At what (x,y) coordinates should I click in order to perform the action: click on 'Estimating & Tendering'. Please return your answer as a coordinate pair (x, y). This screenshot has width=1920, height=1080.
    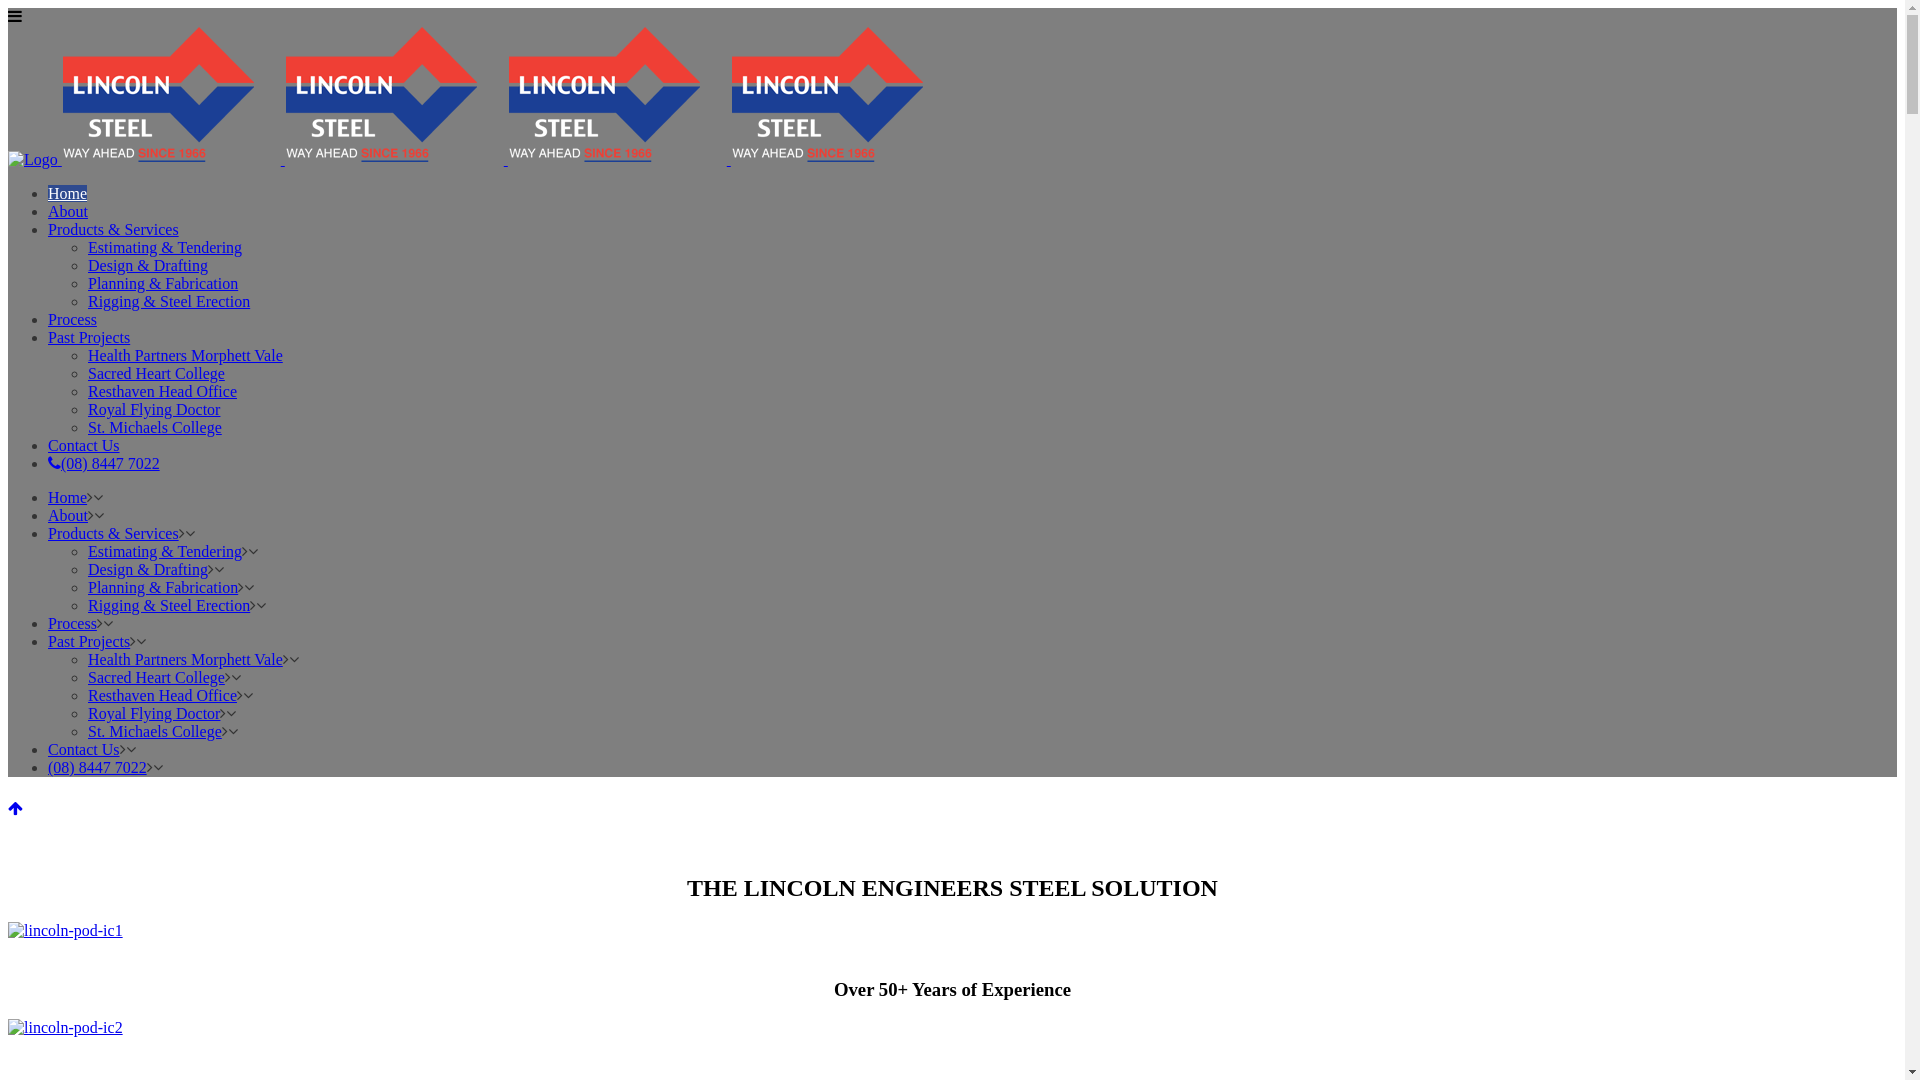
    Looking at the image, I should click on (86, 551).